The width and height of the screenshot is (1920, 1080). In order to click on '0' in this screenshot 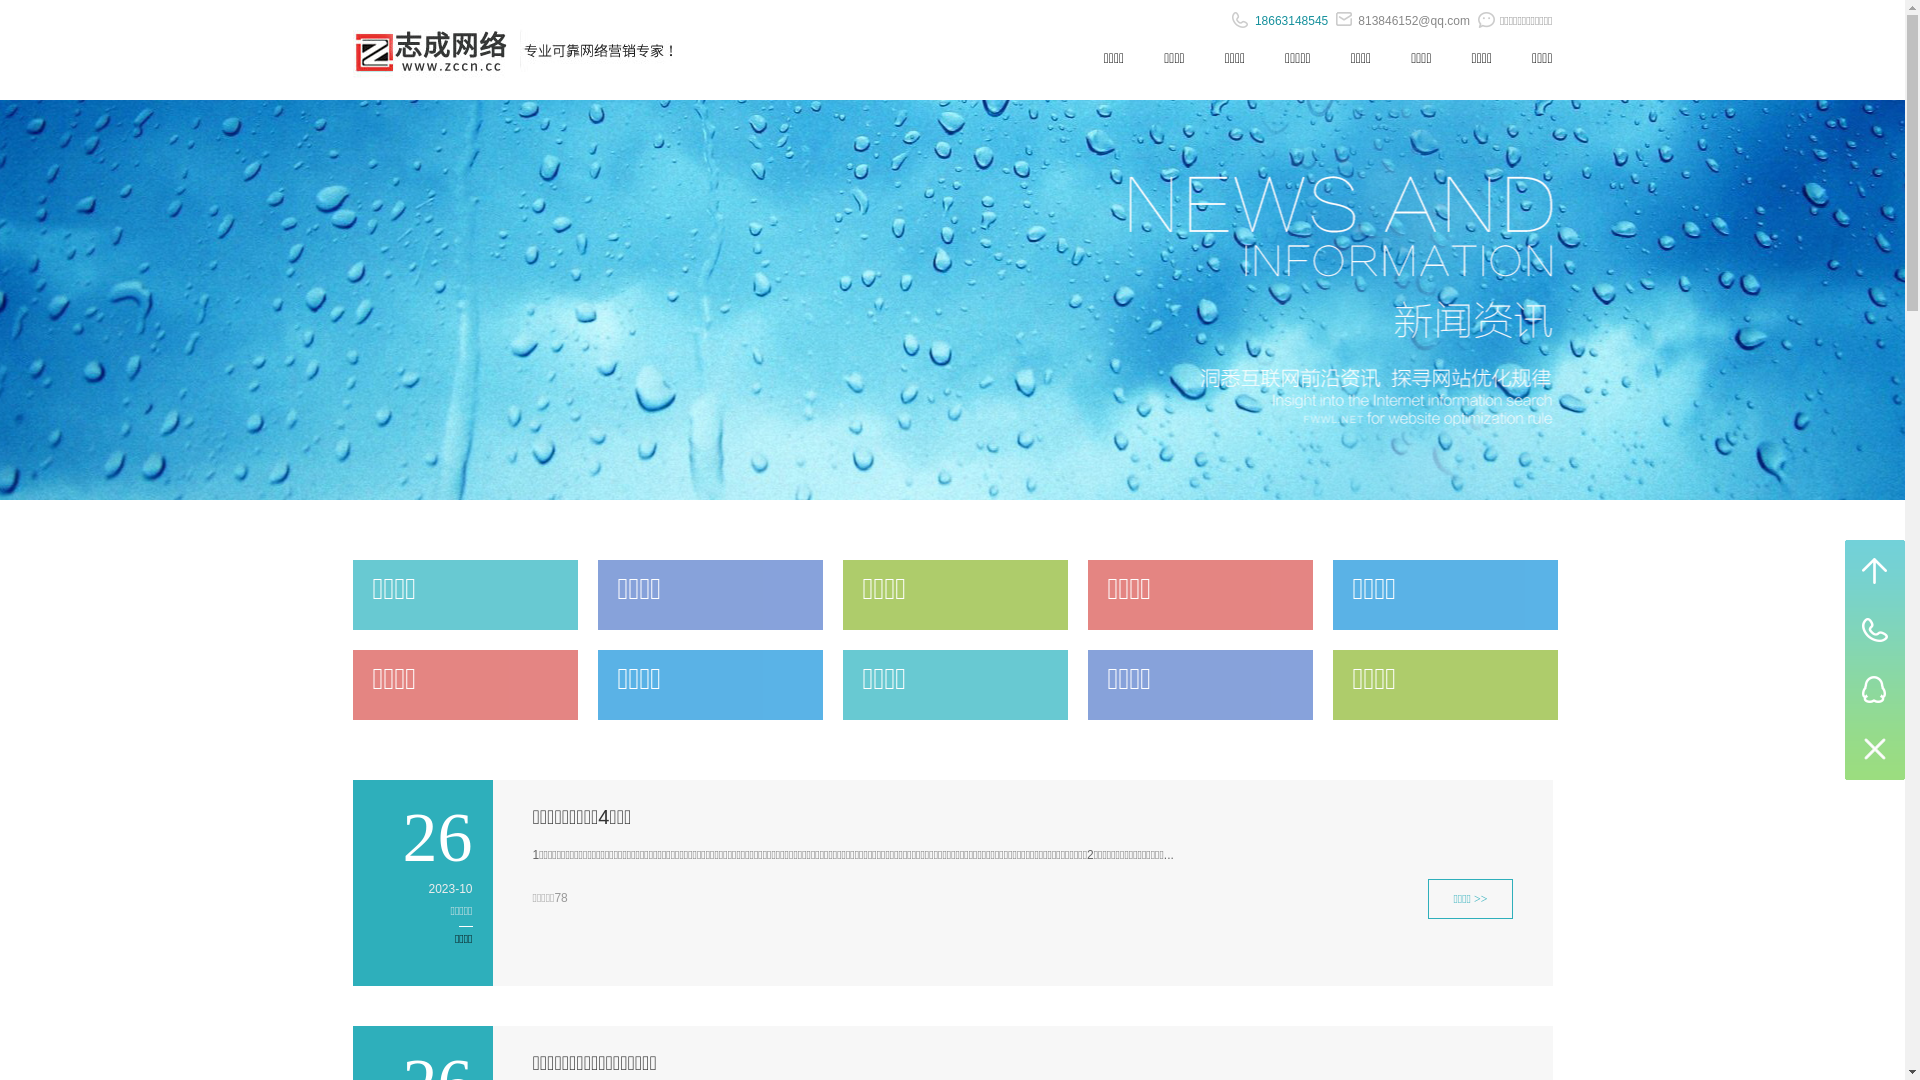, I will do `click(1874, 749)`.